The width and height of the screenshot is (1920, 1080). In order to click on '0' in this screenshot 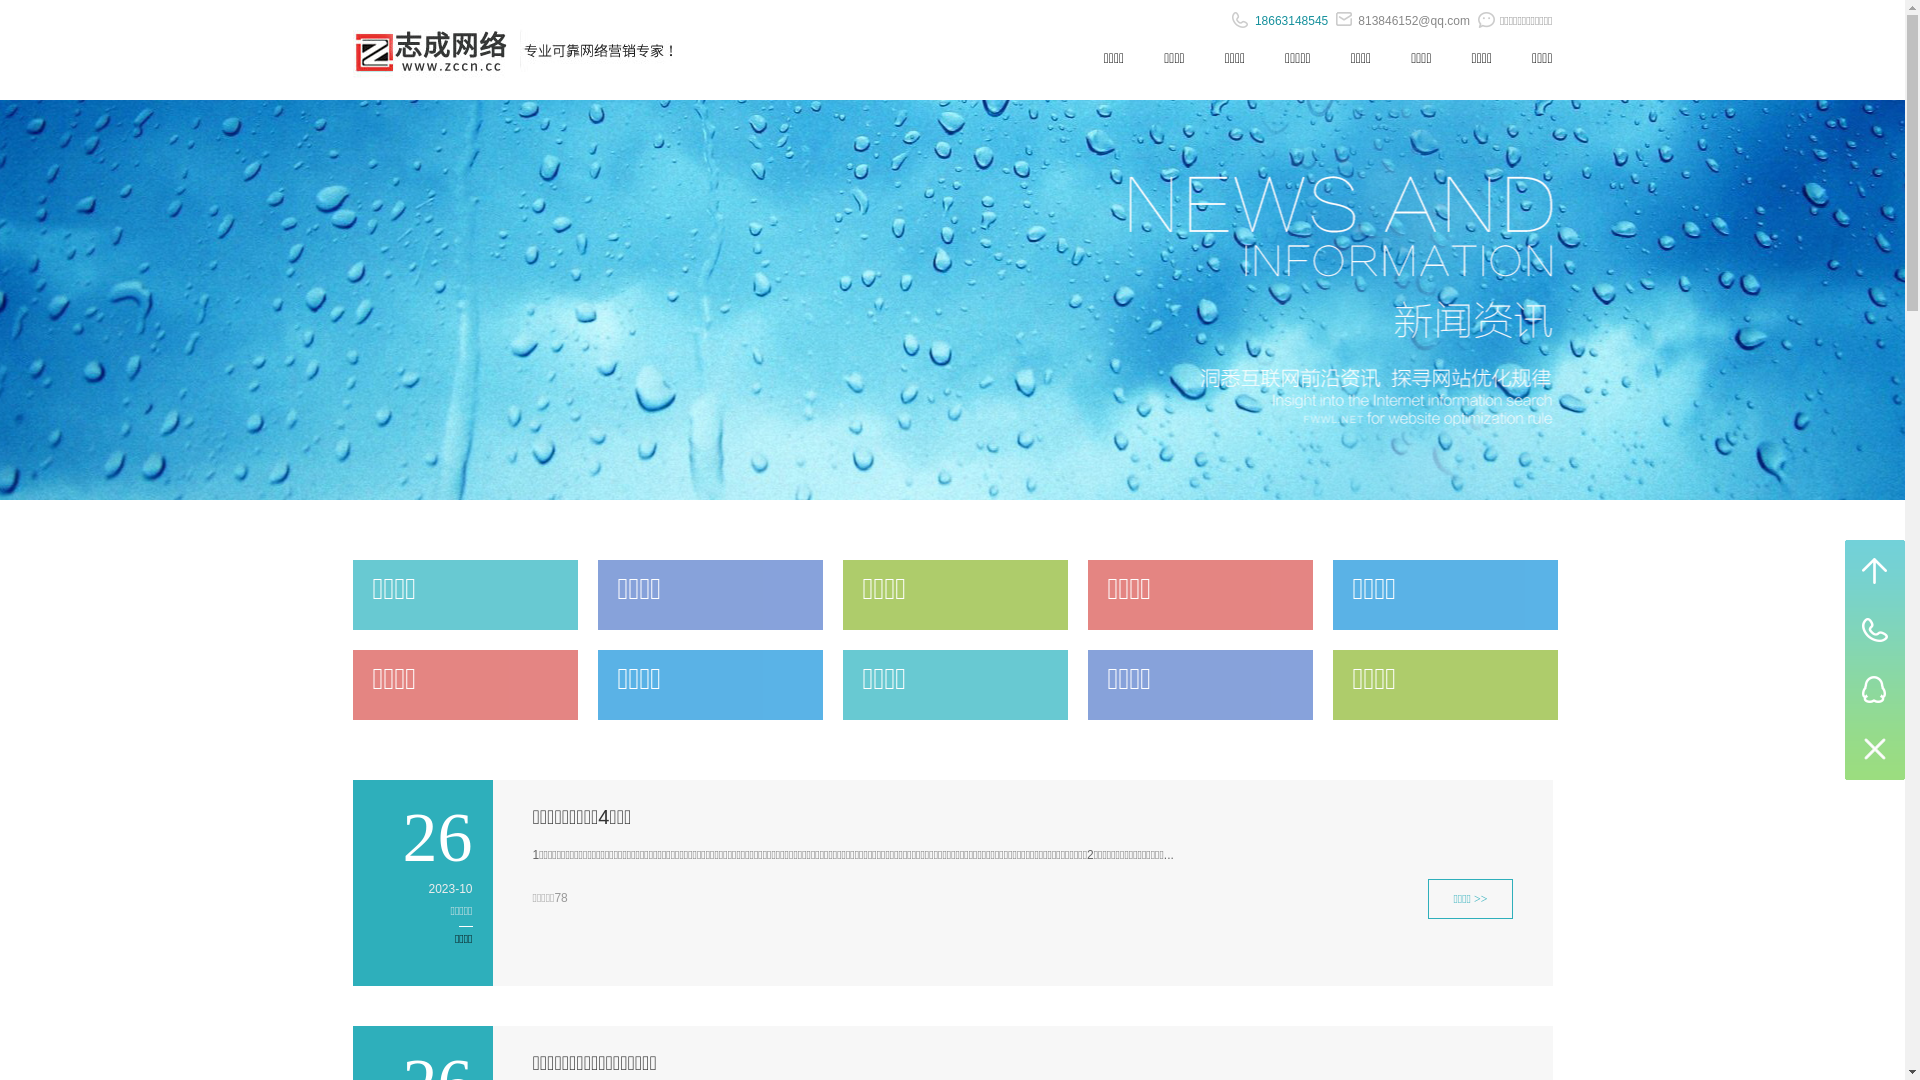, I will do `click(1874, 749)`.